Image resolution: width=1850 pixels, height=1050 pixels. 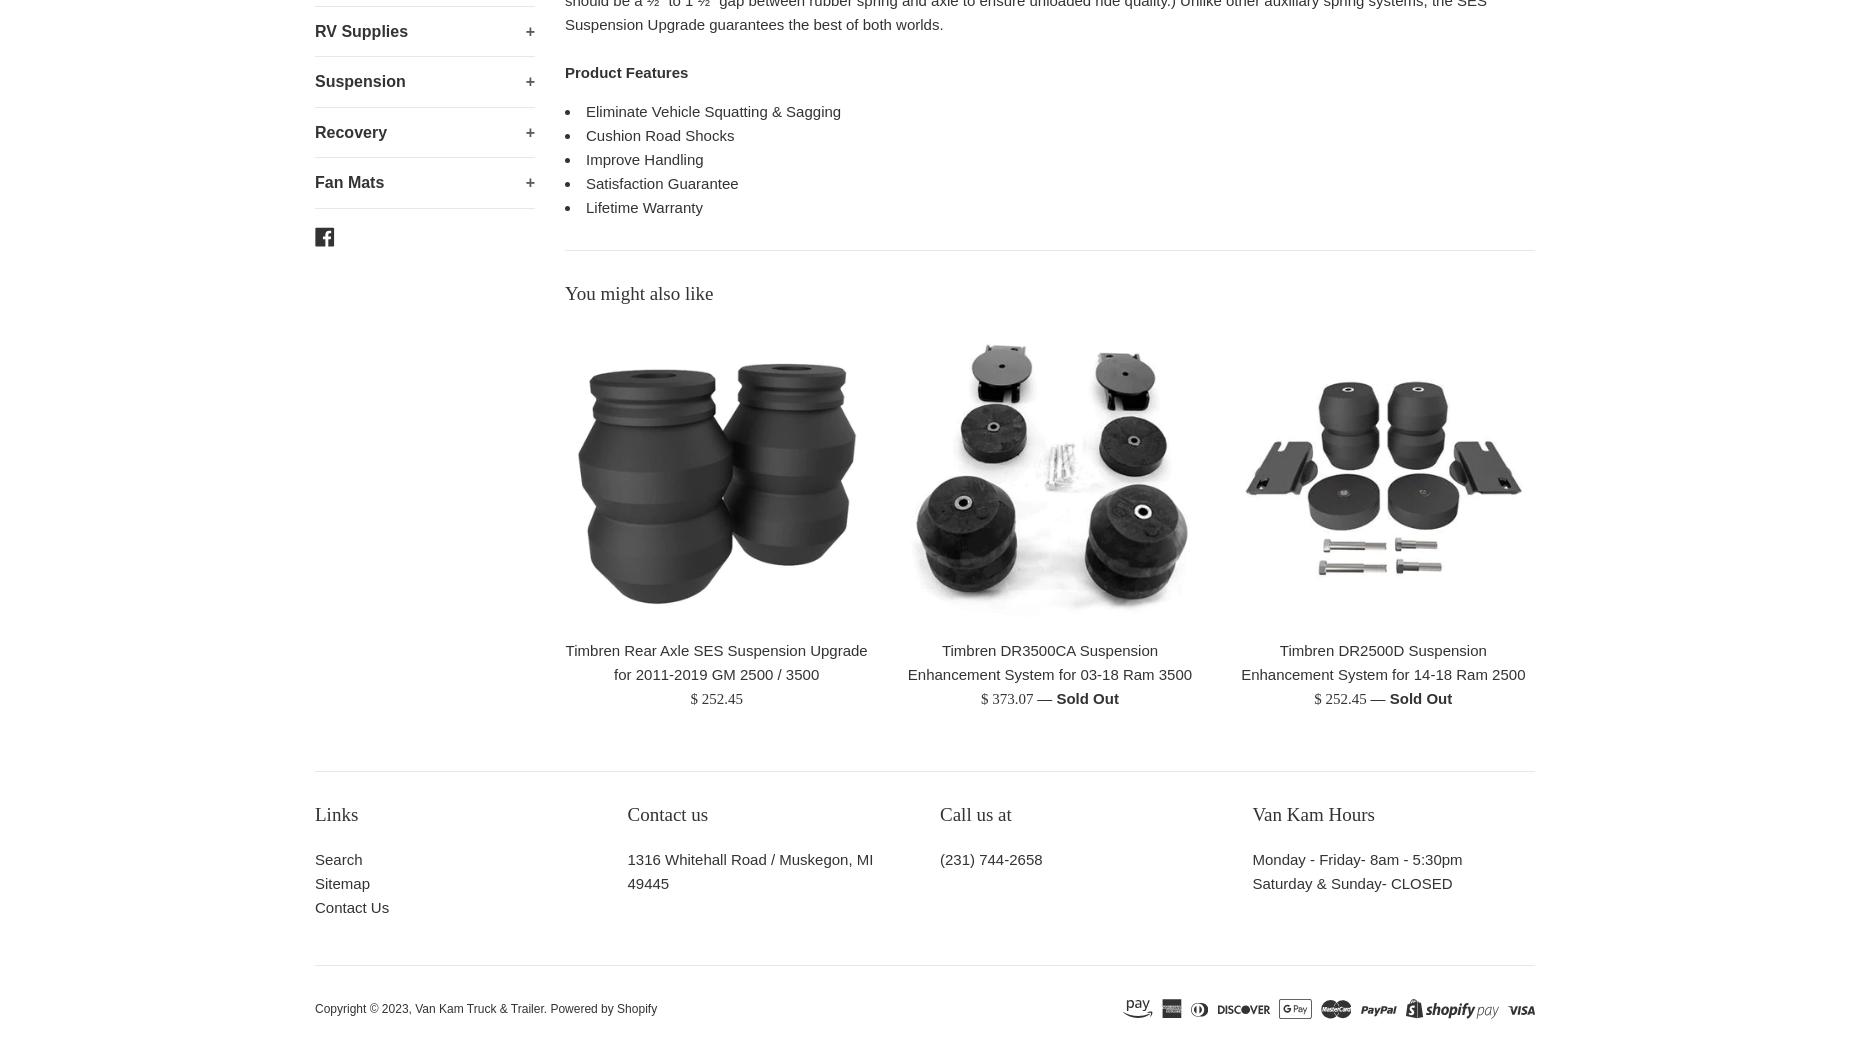 I want to click on '(231) 744-2658', so click(x=990, y=859).